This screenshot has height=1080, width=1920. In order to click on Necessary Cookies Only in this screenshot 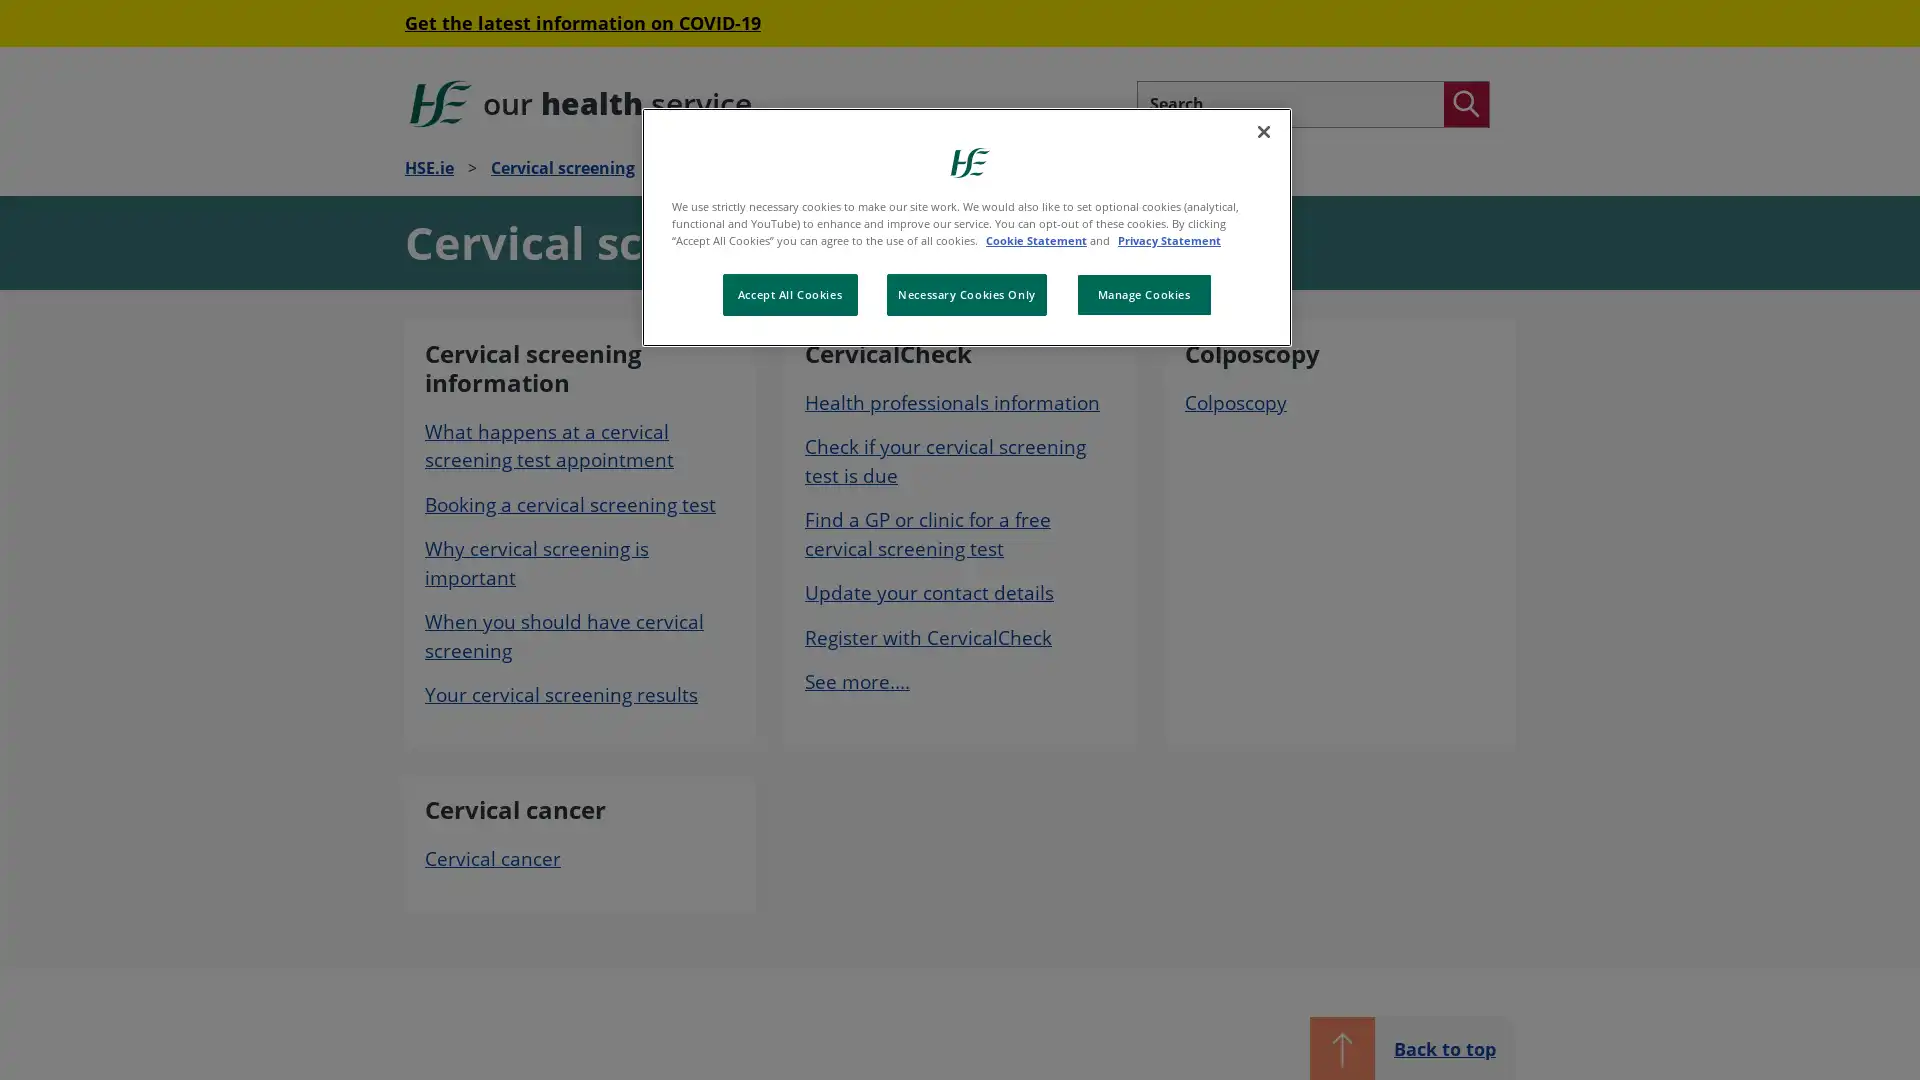, I will do `click(966, 294)`.